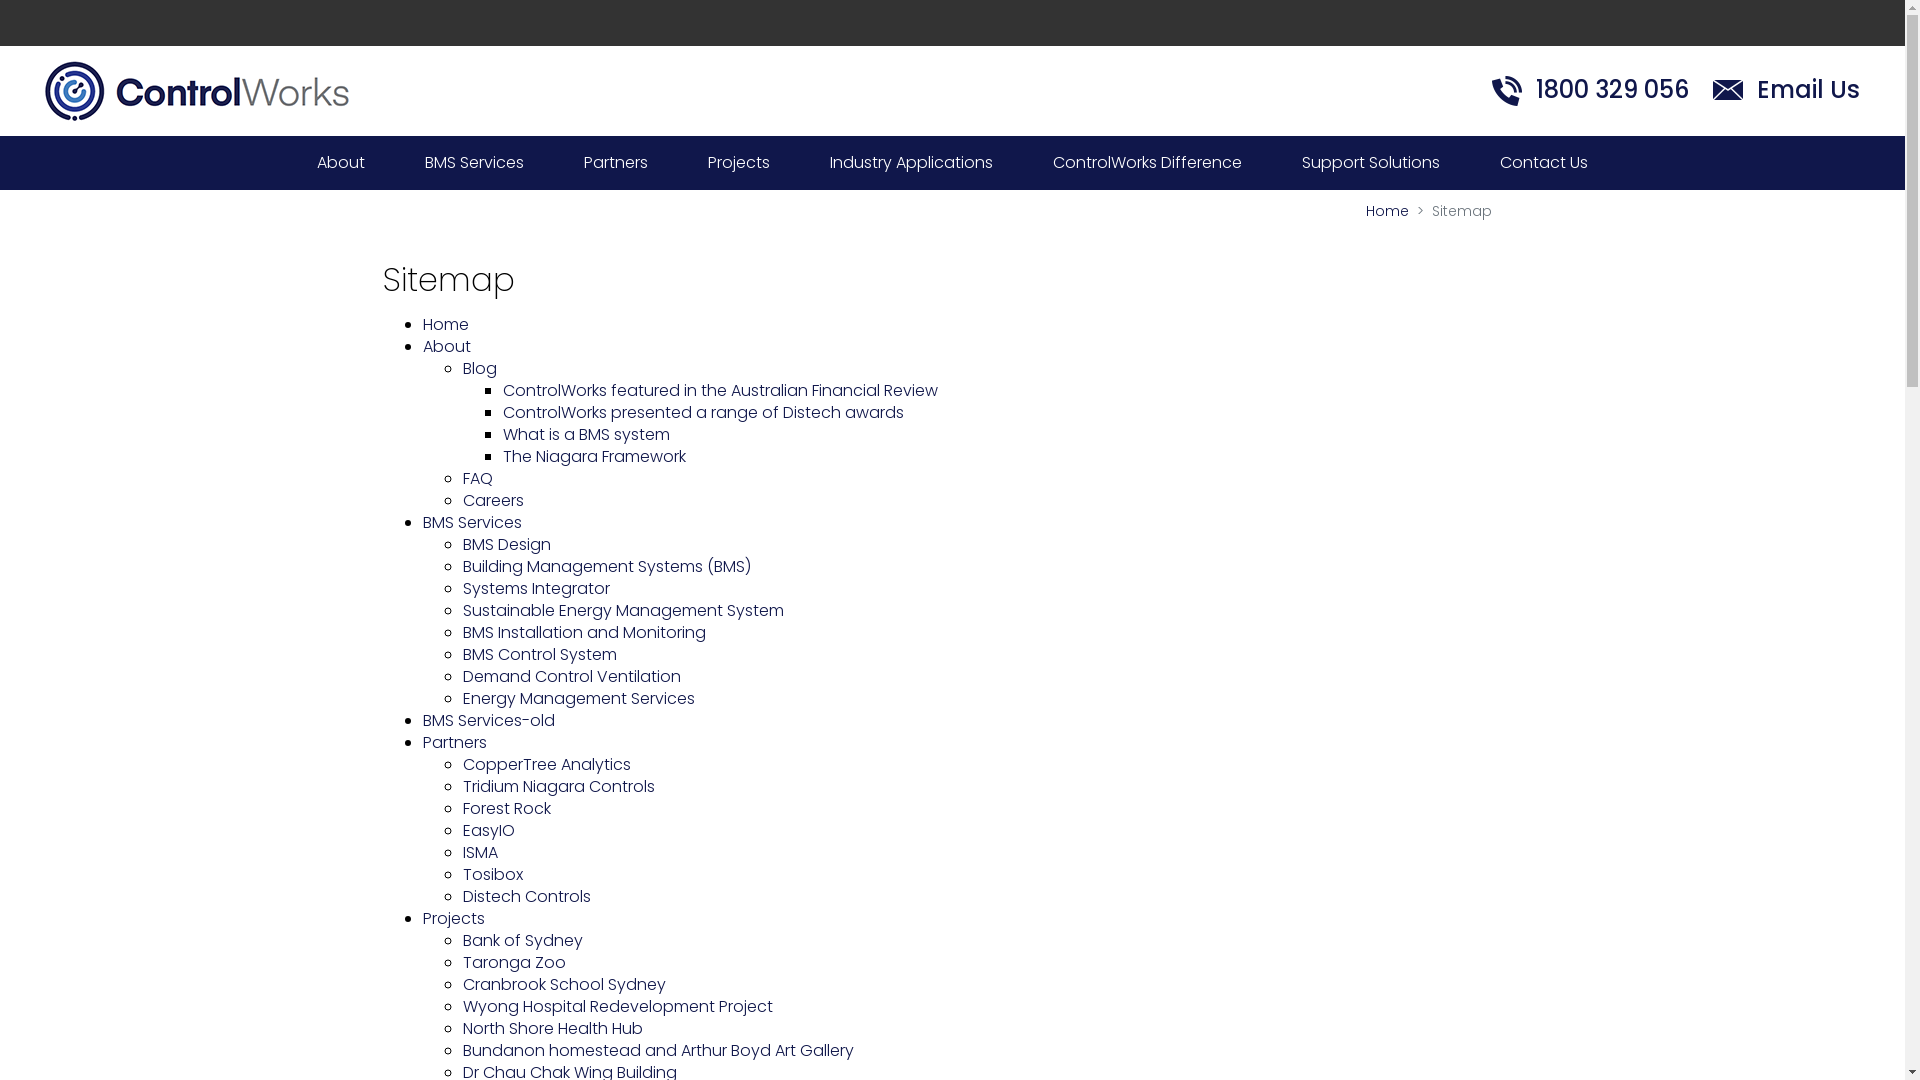  What do you see at coordinates (584, 433) in the screenshot?
I see `'What is a BMS system'` at bounding box center [584, 433].